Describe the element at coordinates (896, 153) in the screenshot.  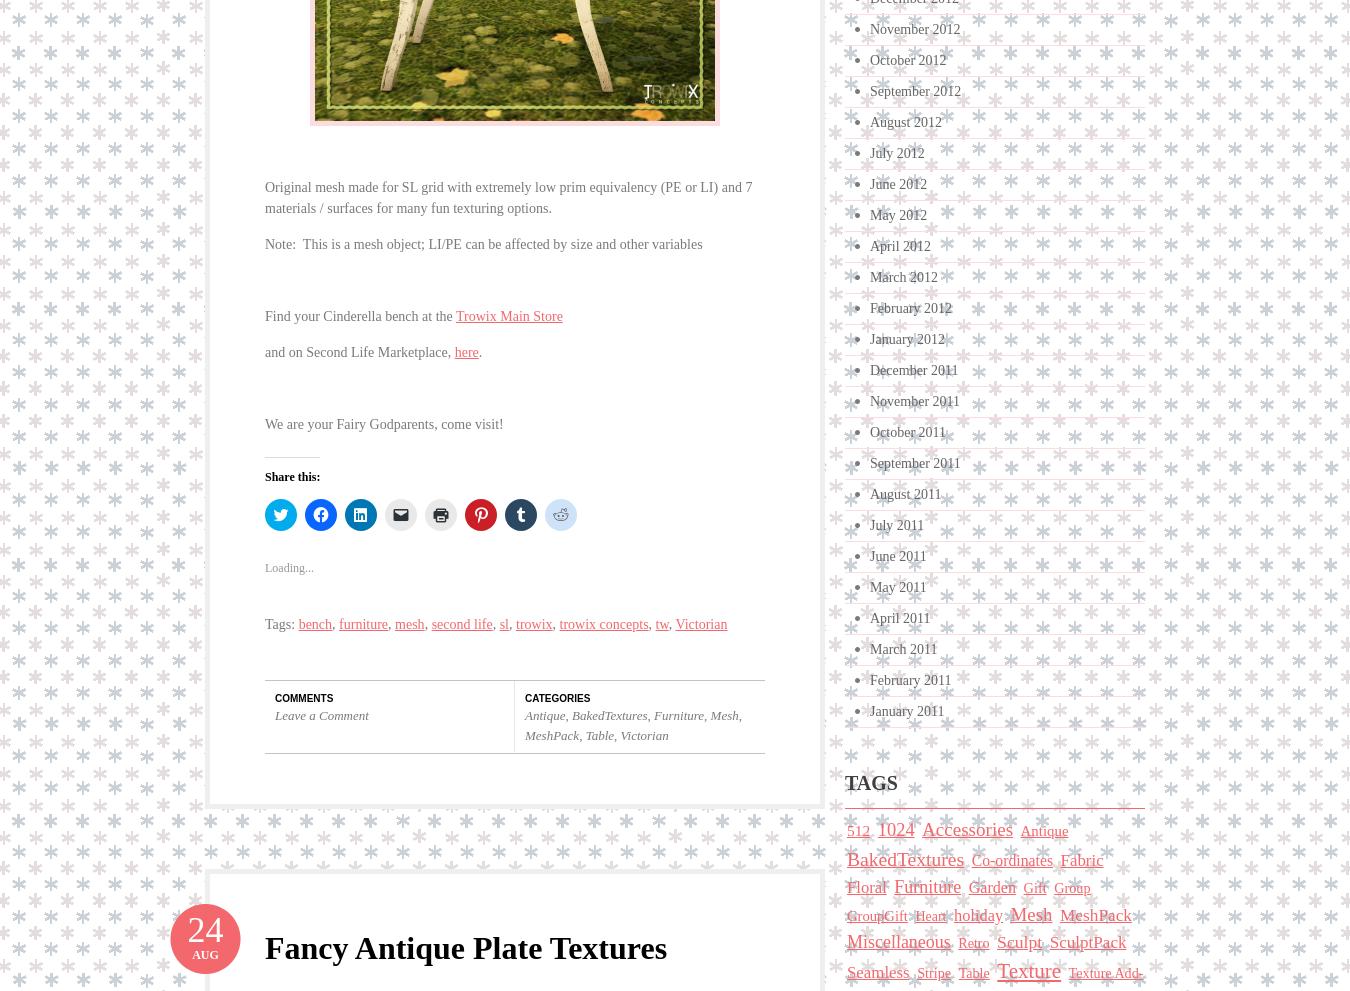
I see `'July 2012'` at that location.